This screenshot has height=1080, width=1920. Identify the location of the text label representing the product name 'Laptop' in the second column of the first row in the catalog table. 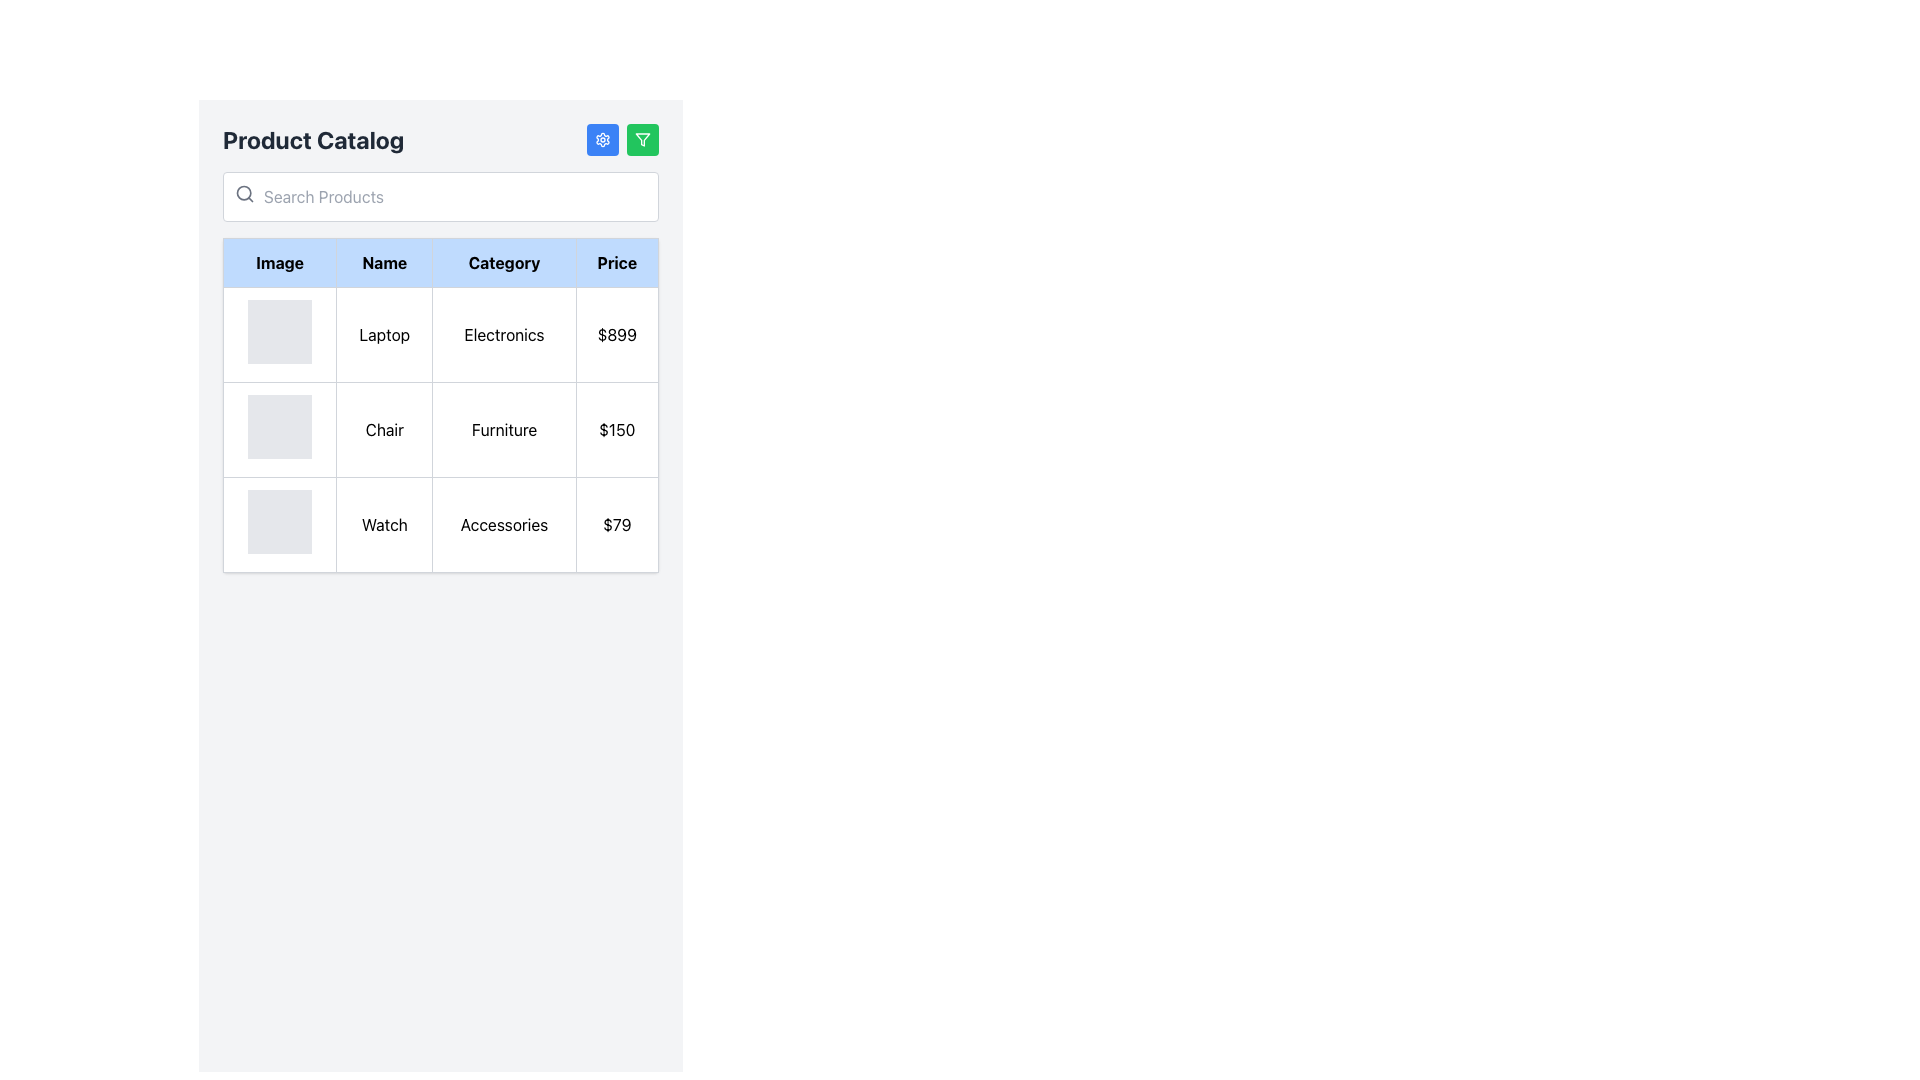
(384, 334).